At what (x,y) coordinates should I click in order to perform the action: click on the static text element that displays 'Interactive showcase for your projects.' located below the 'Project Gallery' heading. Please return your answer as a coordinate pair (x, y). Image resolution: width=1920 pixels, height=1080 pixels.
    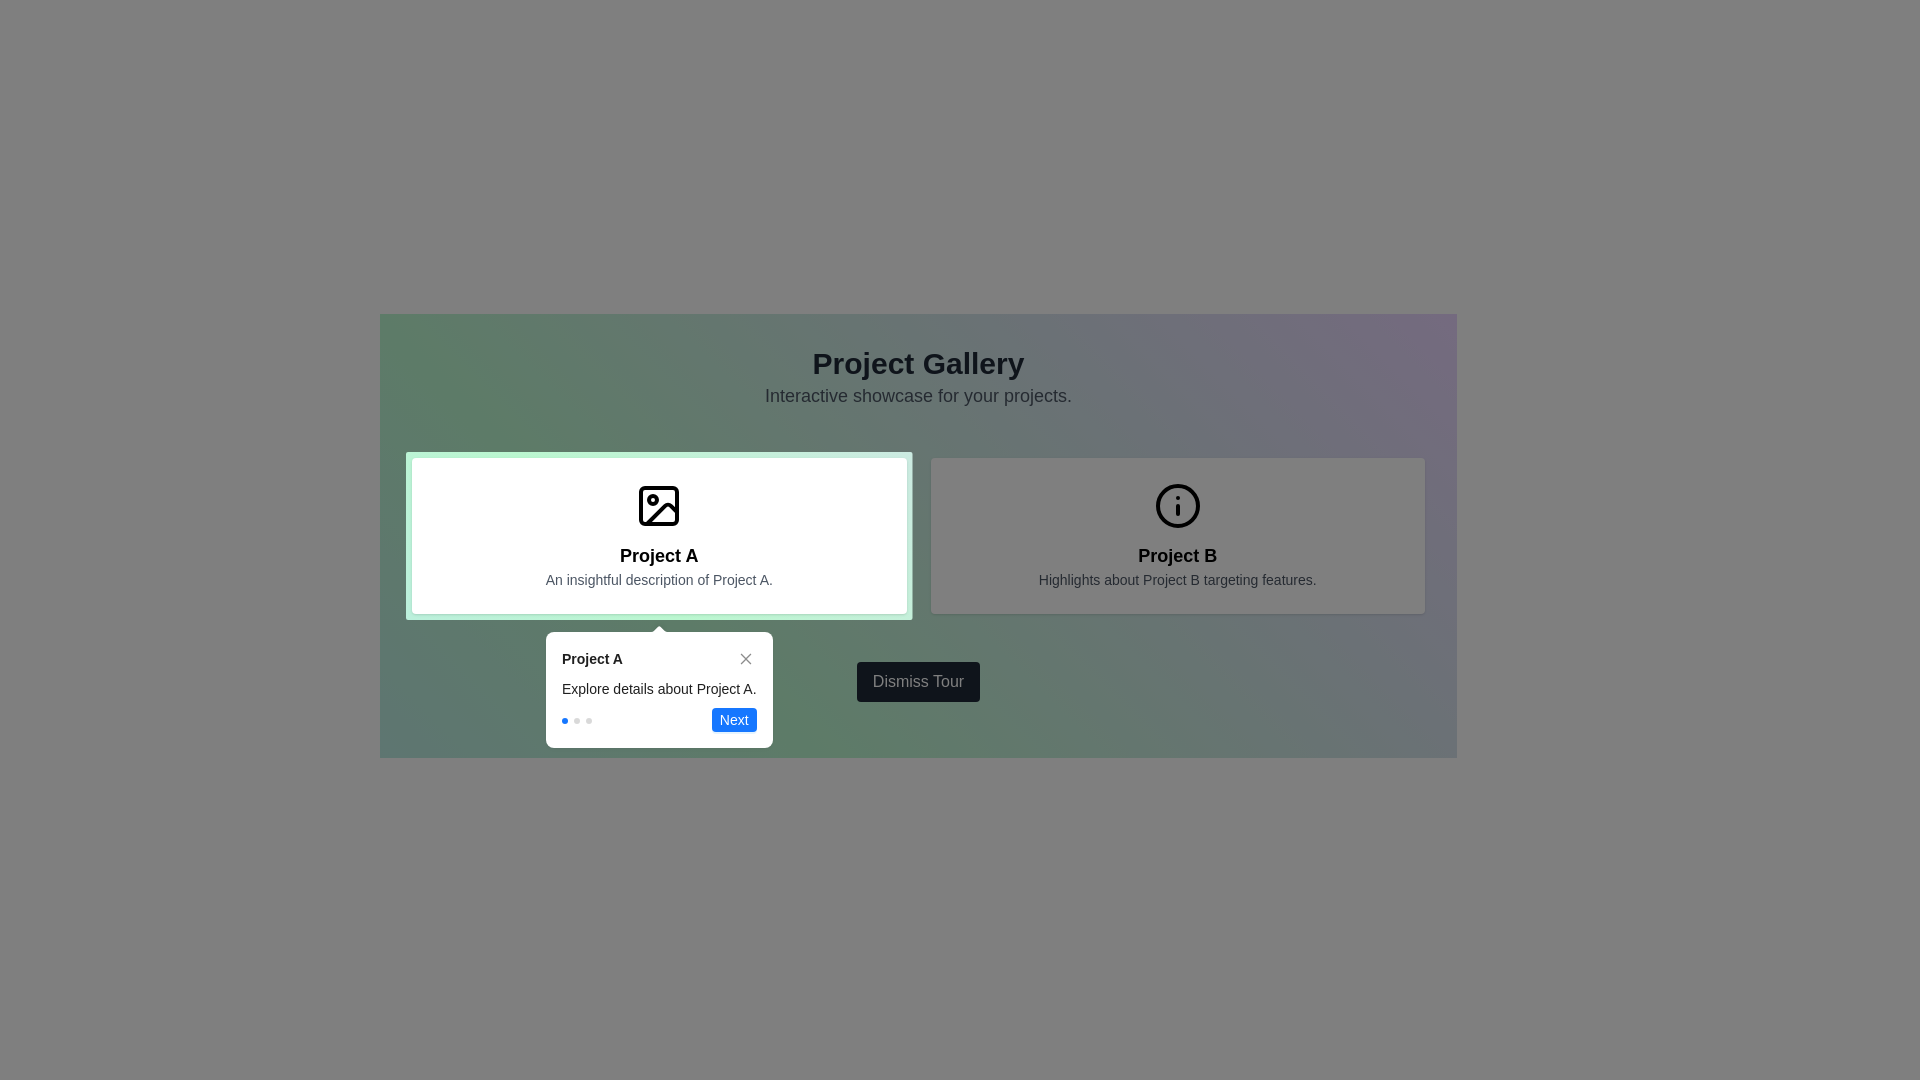
    Looking at the image, I should click on (917, 396).